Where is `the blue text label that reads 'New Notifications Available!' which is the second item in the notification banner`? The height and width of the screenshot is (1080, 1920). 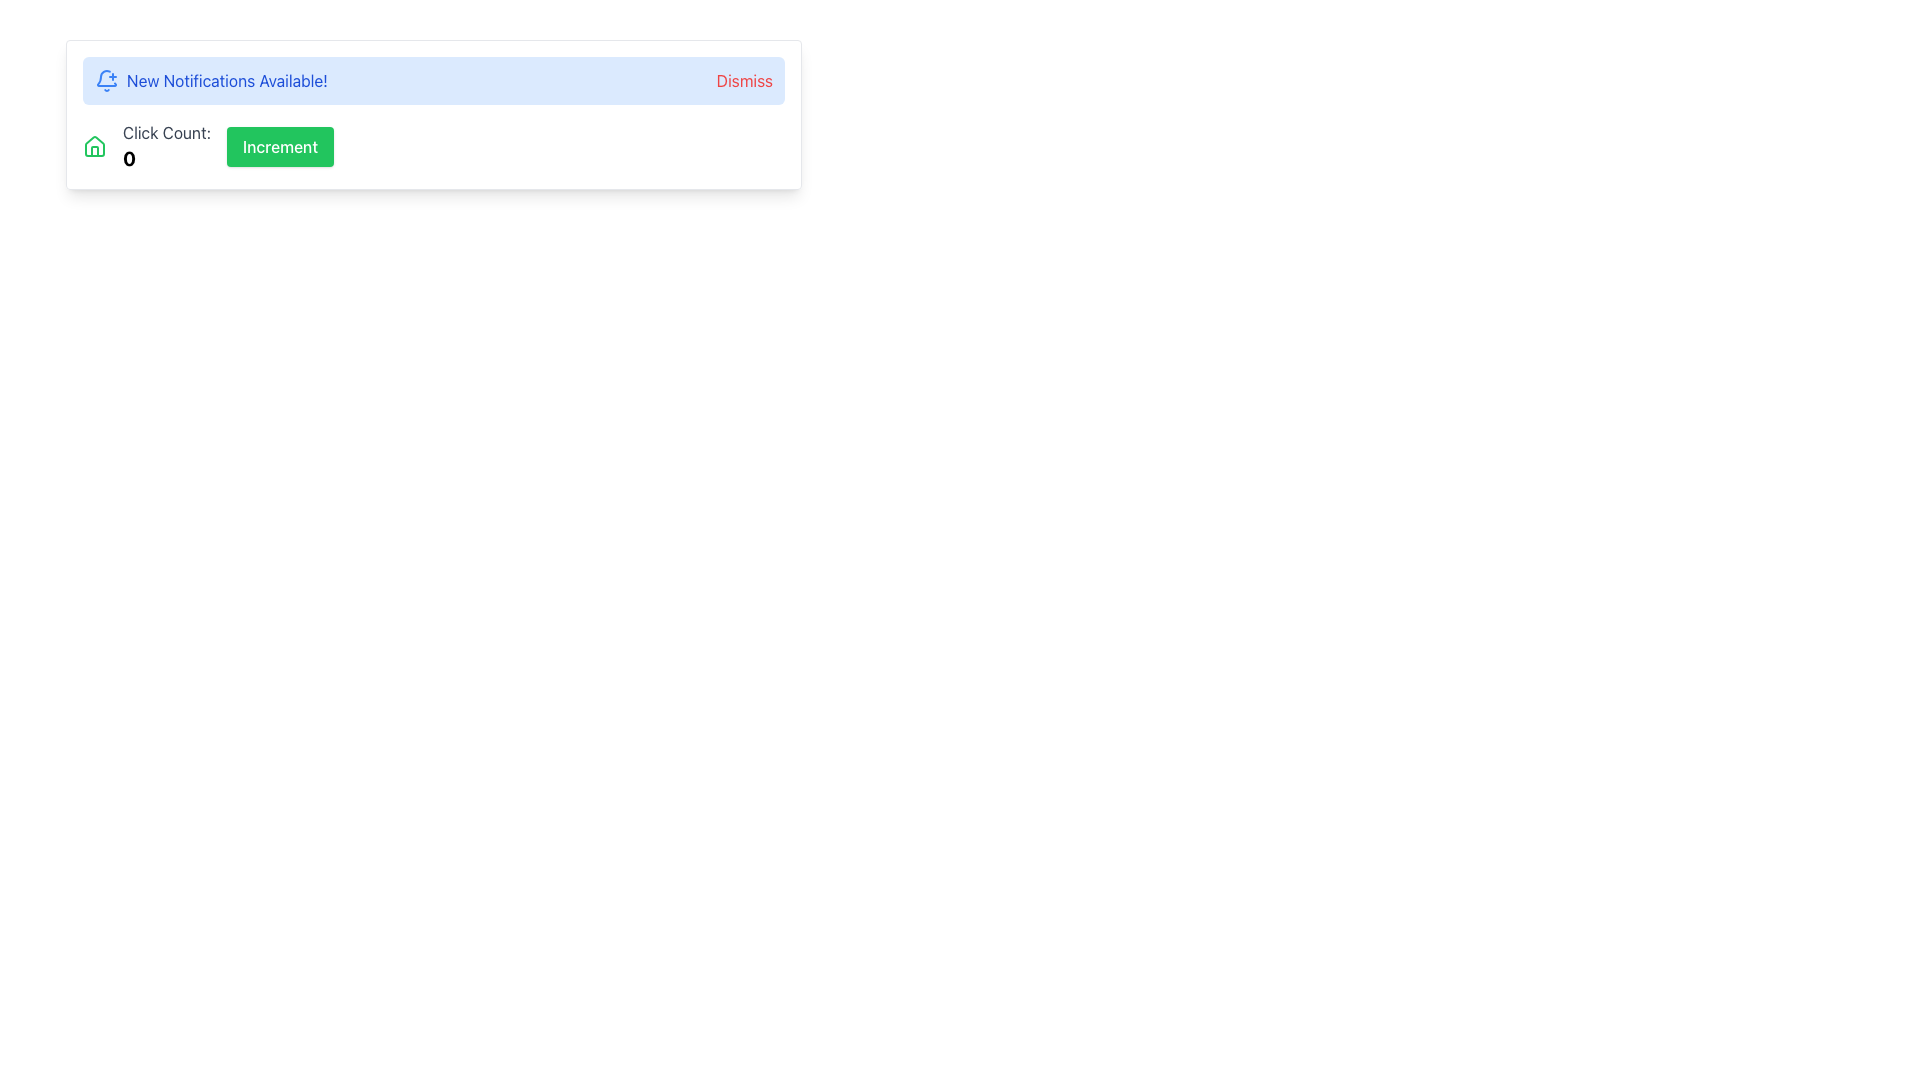 the blue text label that reads 'New Notifications Available!' which is the second item in the notification banner is located at coordinates (227, 80).